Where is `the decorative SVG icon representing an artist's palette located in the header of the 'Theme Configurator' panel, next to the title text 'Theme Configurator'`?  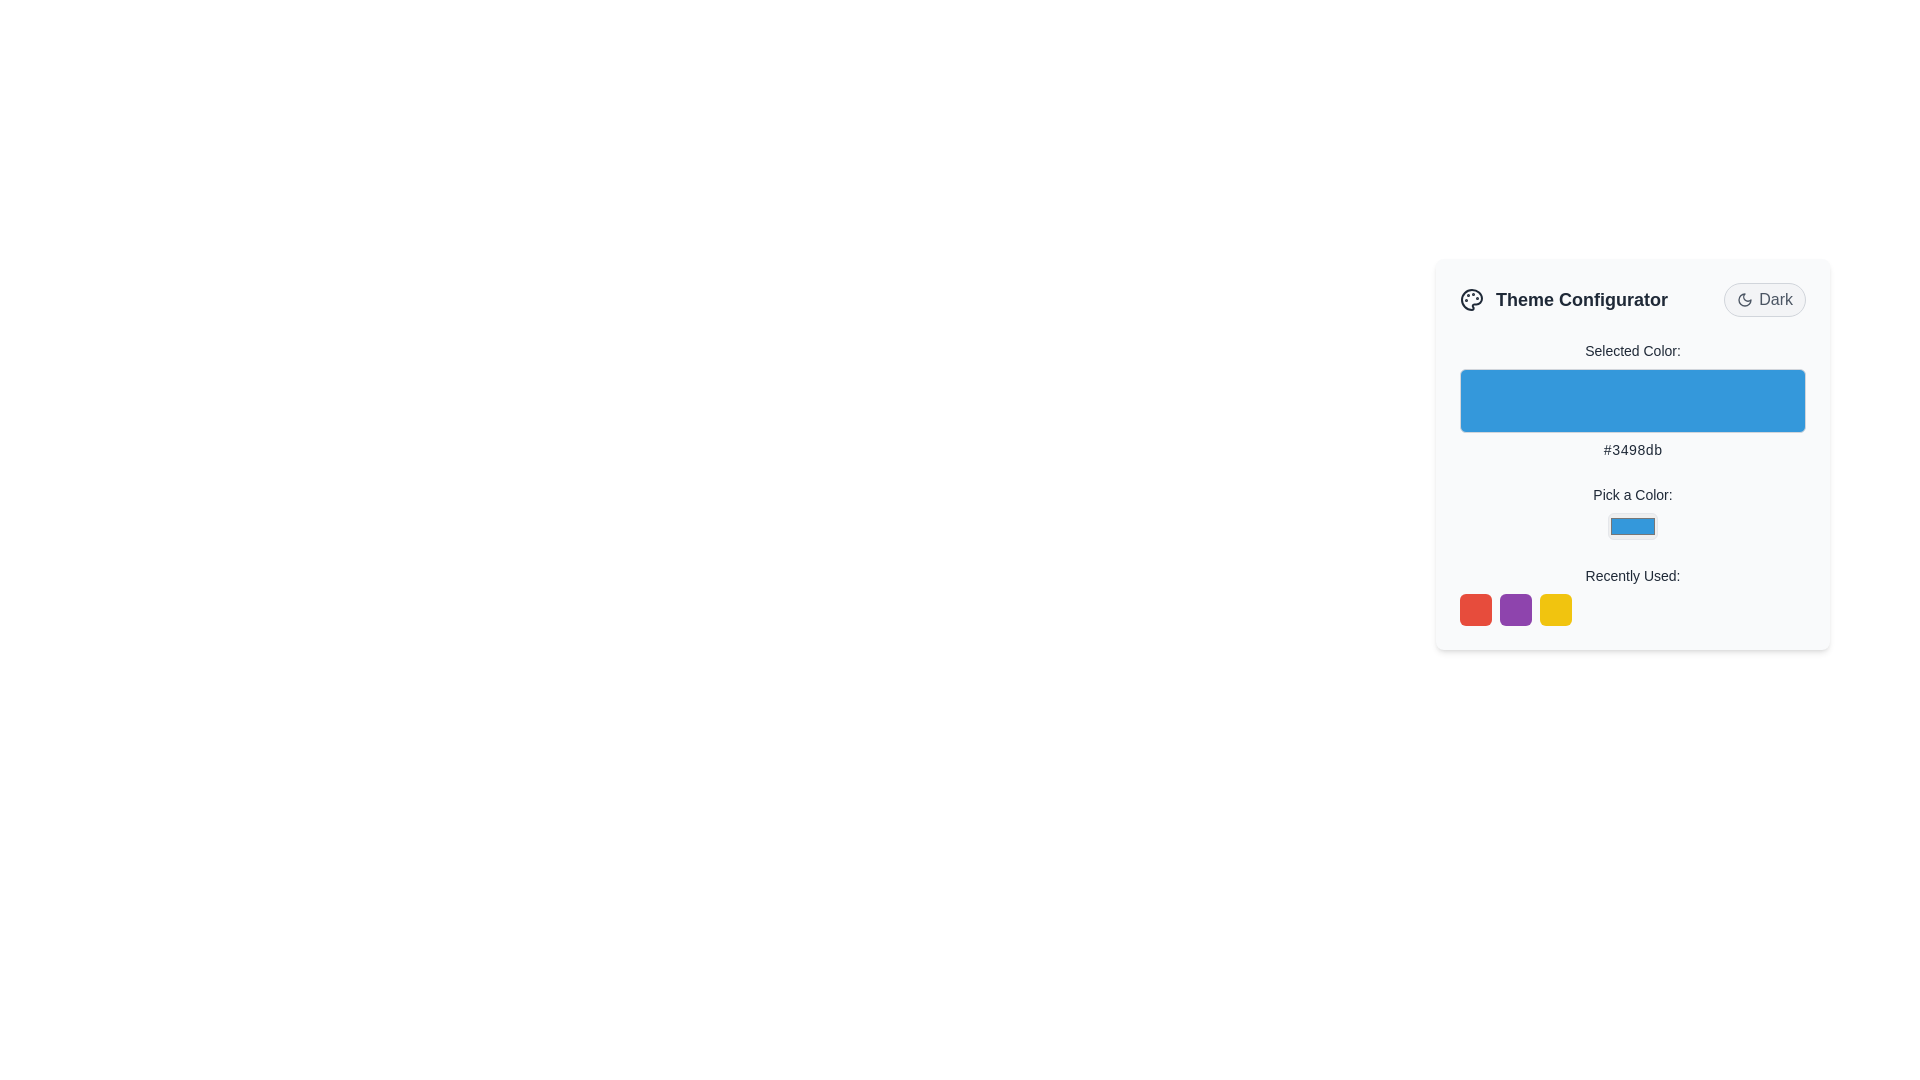
the decorative SVG icon representing an artist's palette located in the header of the 'Theme Configurator' panel, next to the title text 'Theme Configurator' is located at coordinates (1472, 300).